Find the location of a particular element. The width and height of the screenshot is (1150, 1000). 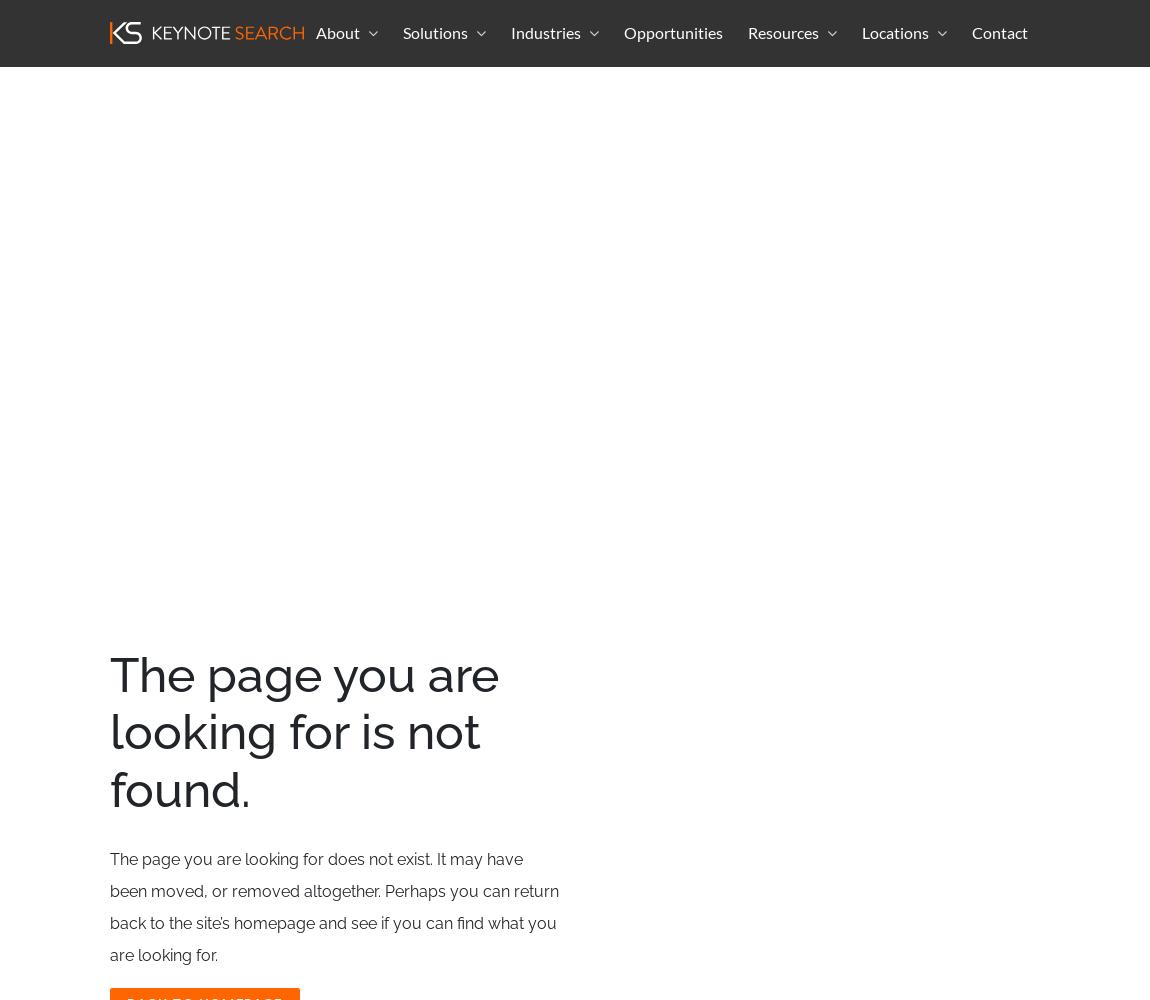

'Resources' is located at coordinates (746, 31).